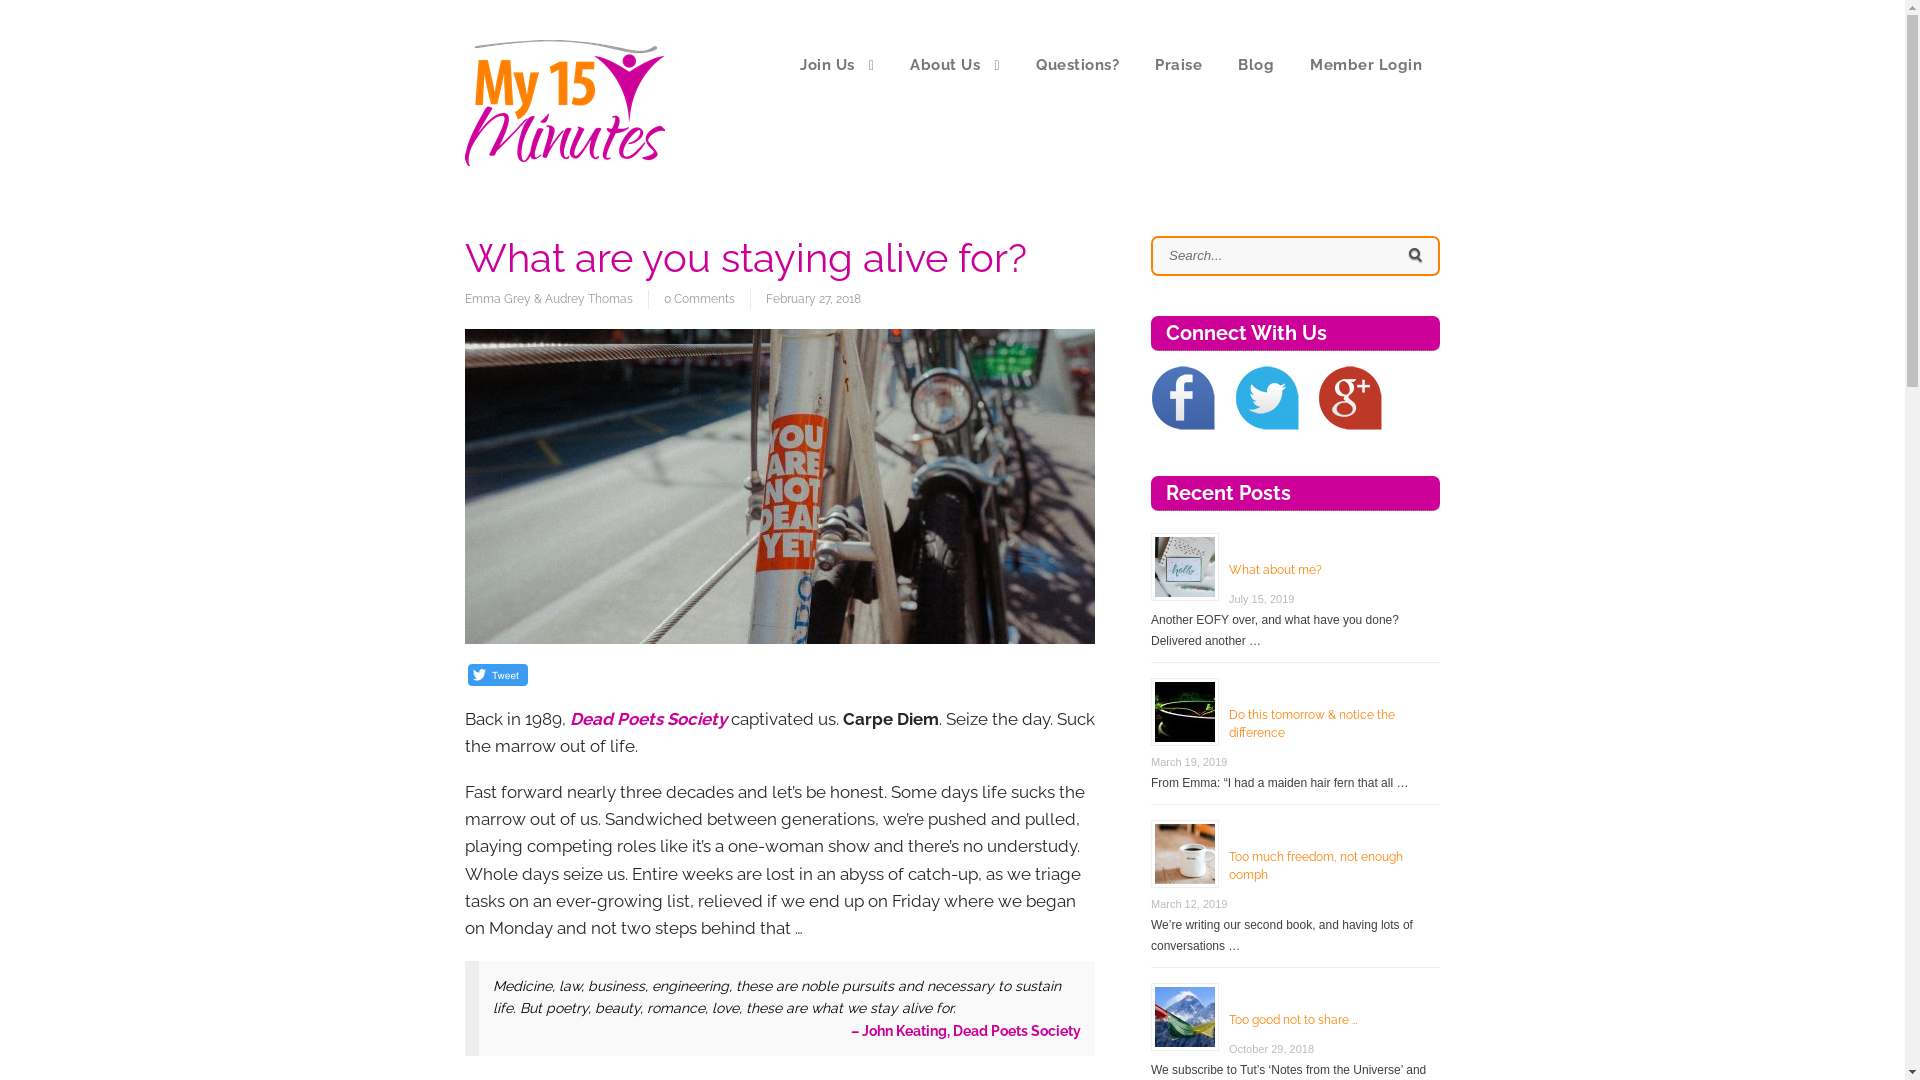  Describe the element at coordinates (1315, 865) in the screenshot. I see `'Too much freedom, not enough oomph'` at that location.